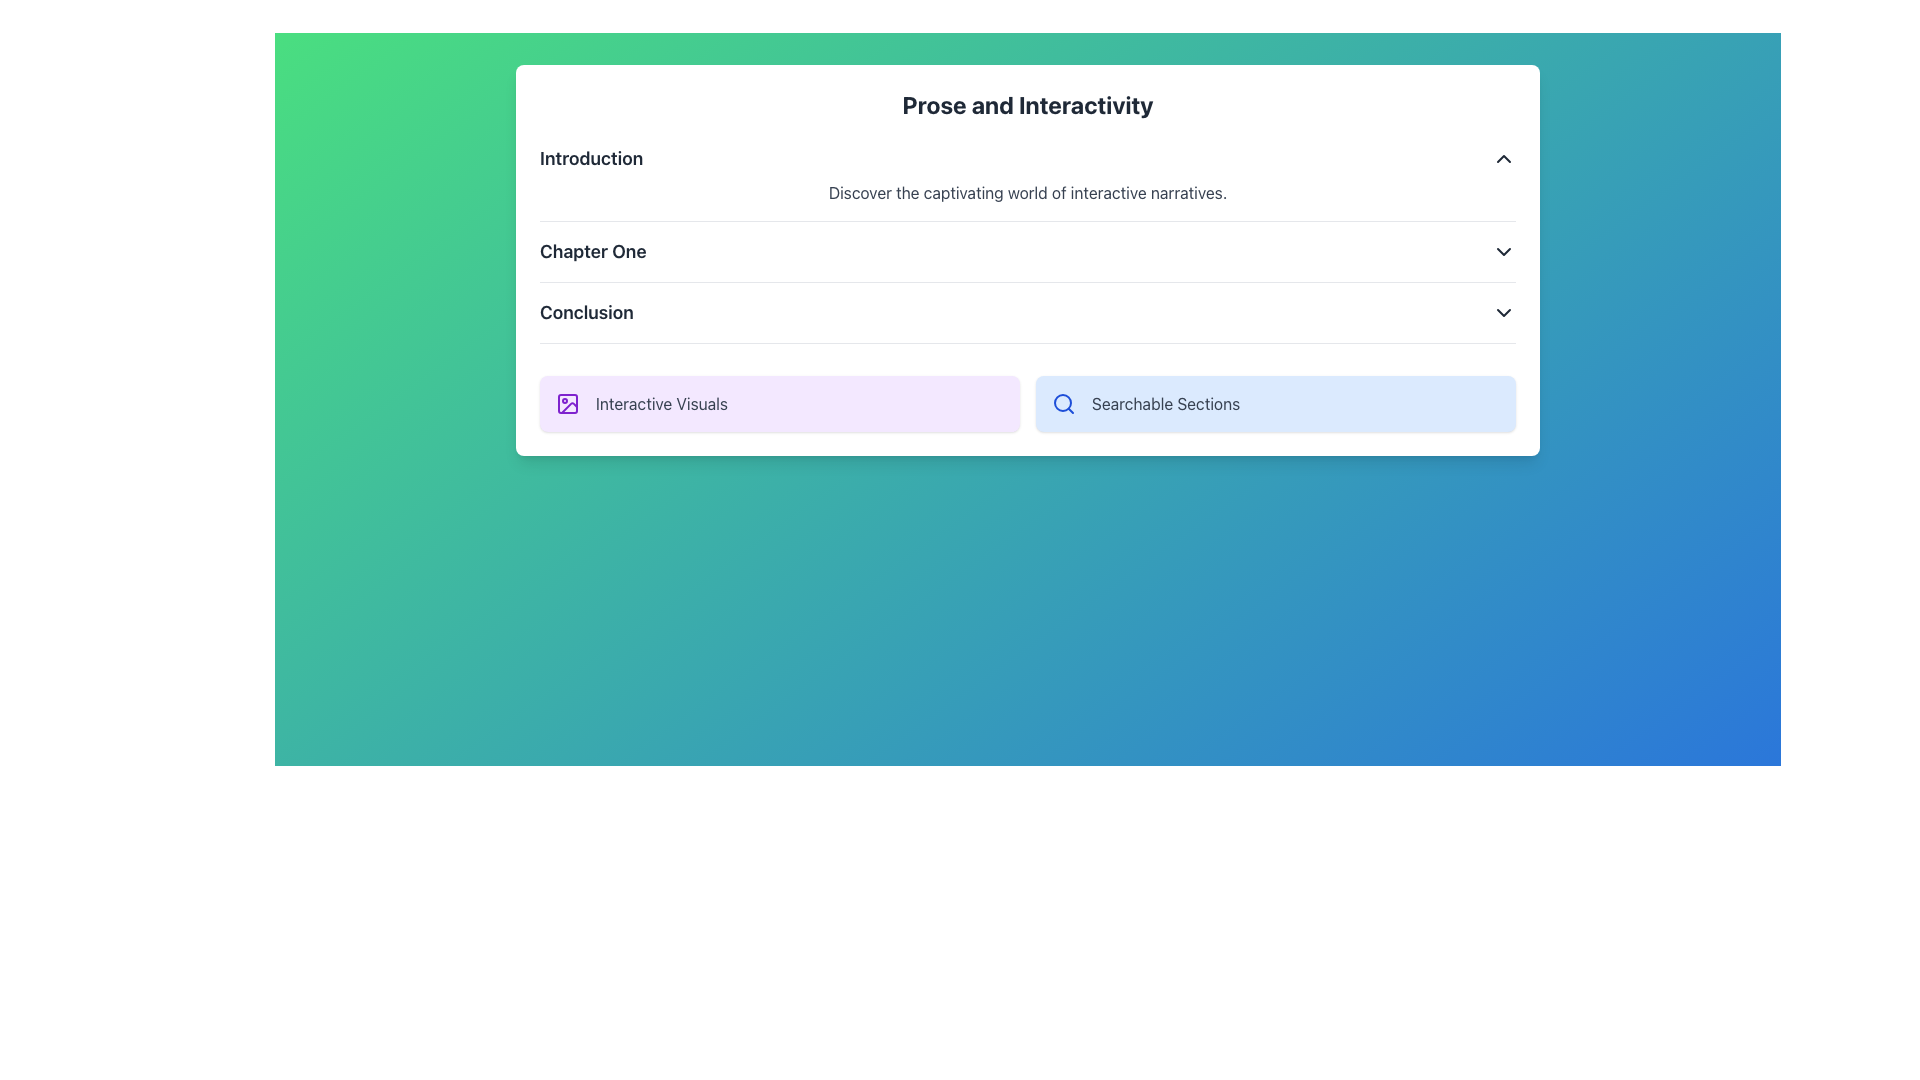 The image size is (1920, 1080). What do you see at coordinates (1027, 183) in the screenshot?
I see `the Text Section that provides an introductory description about interactive narratives, located directly below the title 'Prose and Interactivity'` at bounding box center [1027, 183].